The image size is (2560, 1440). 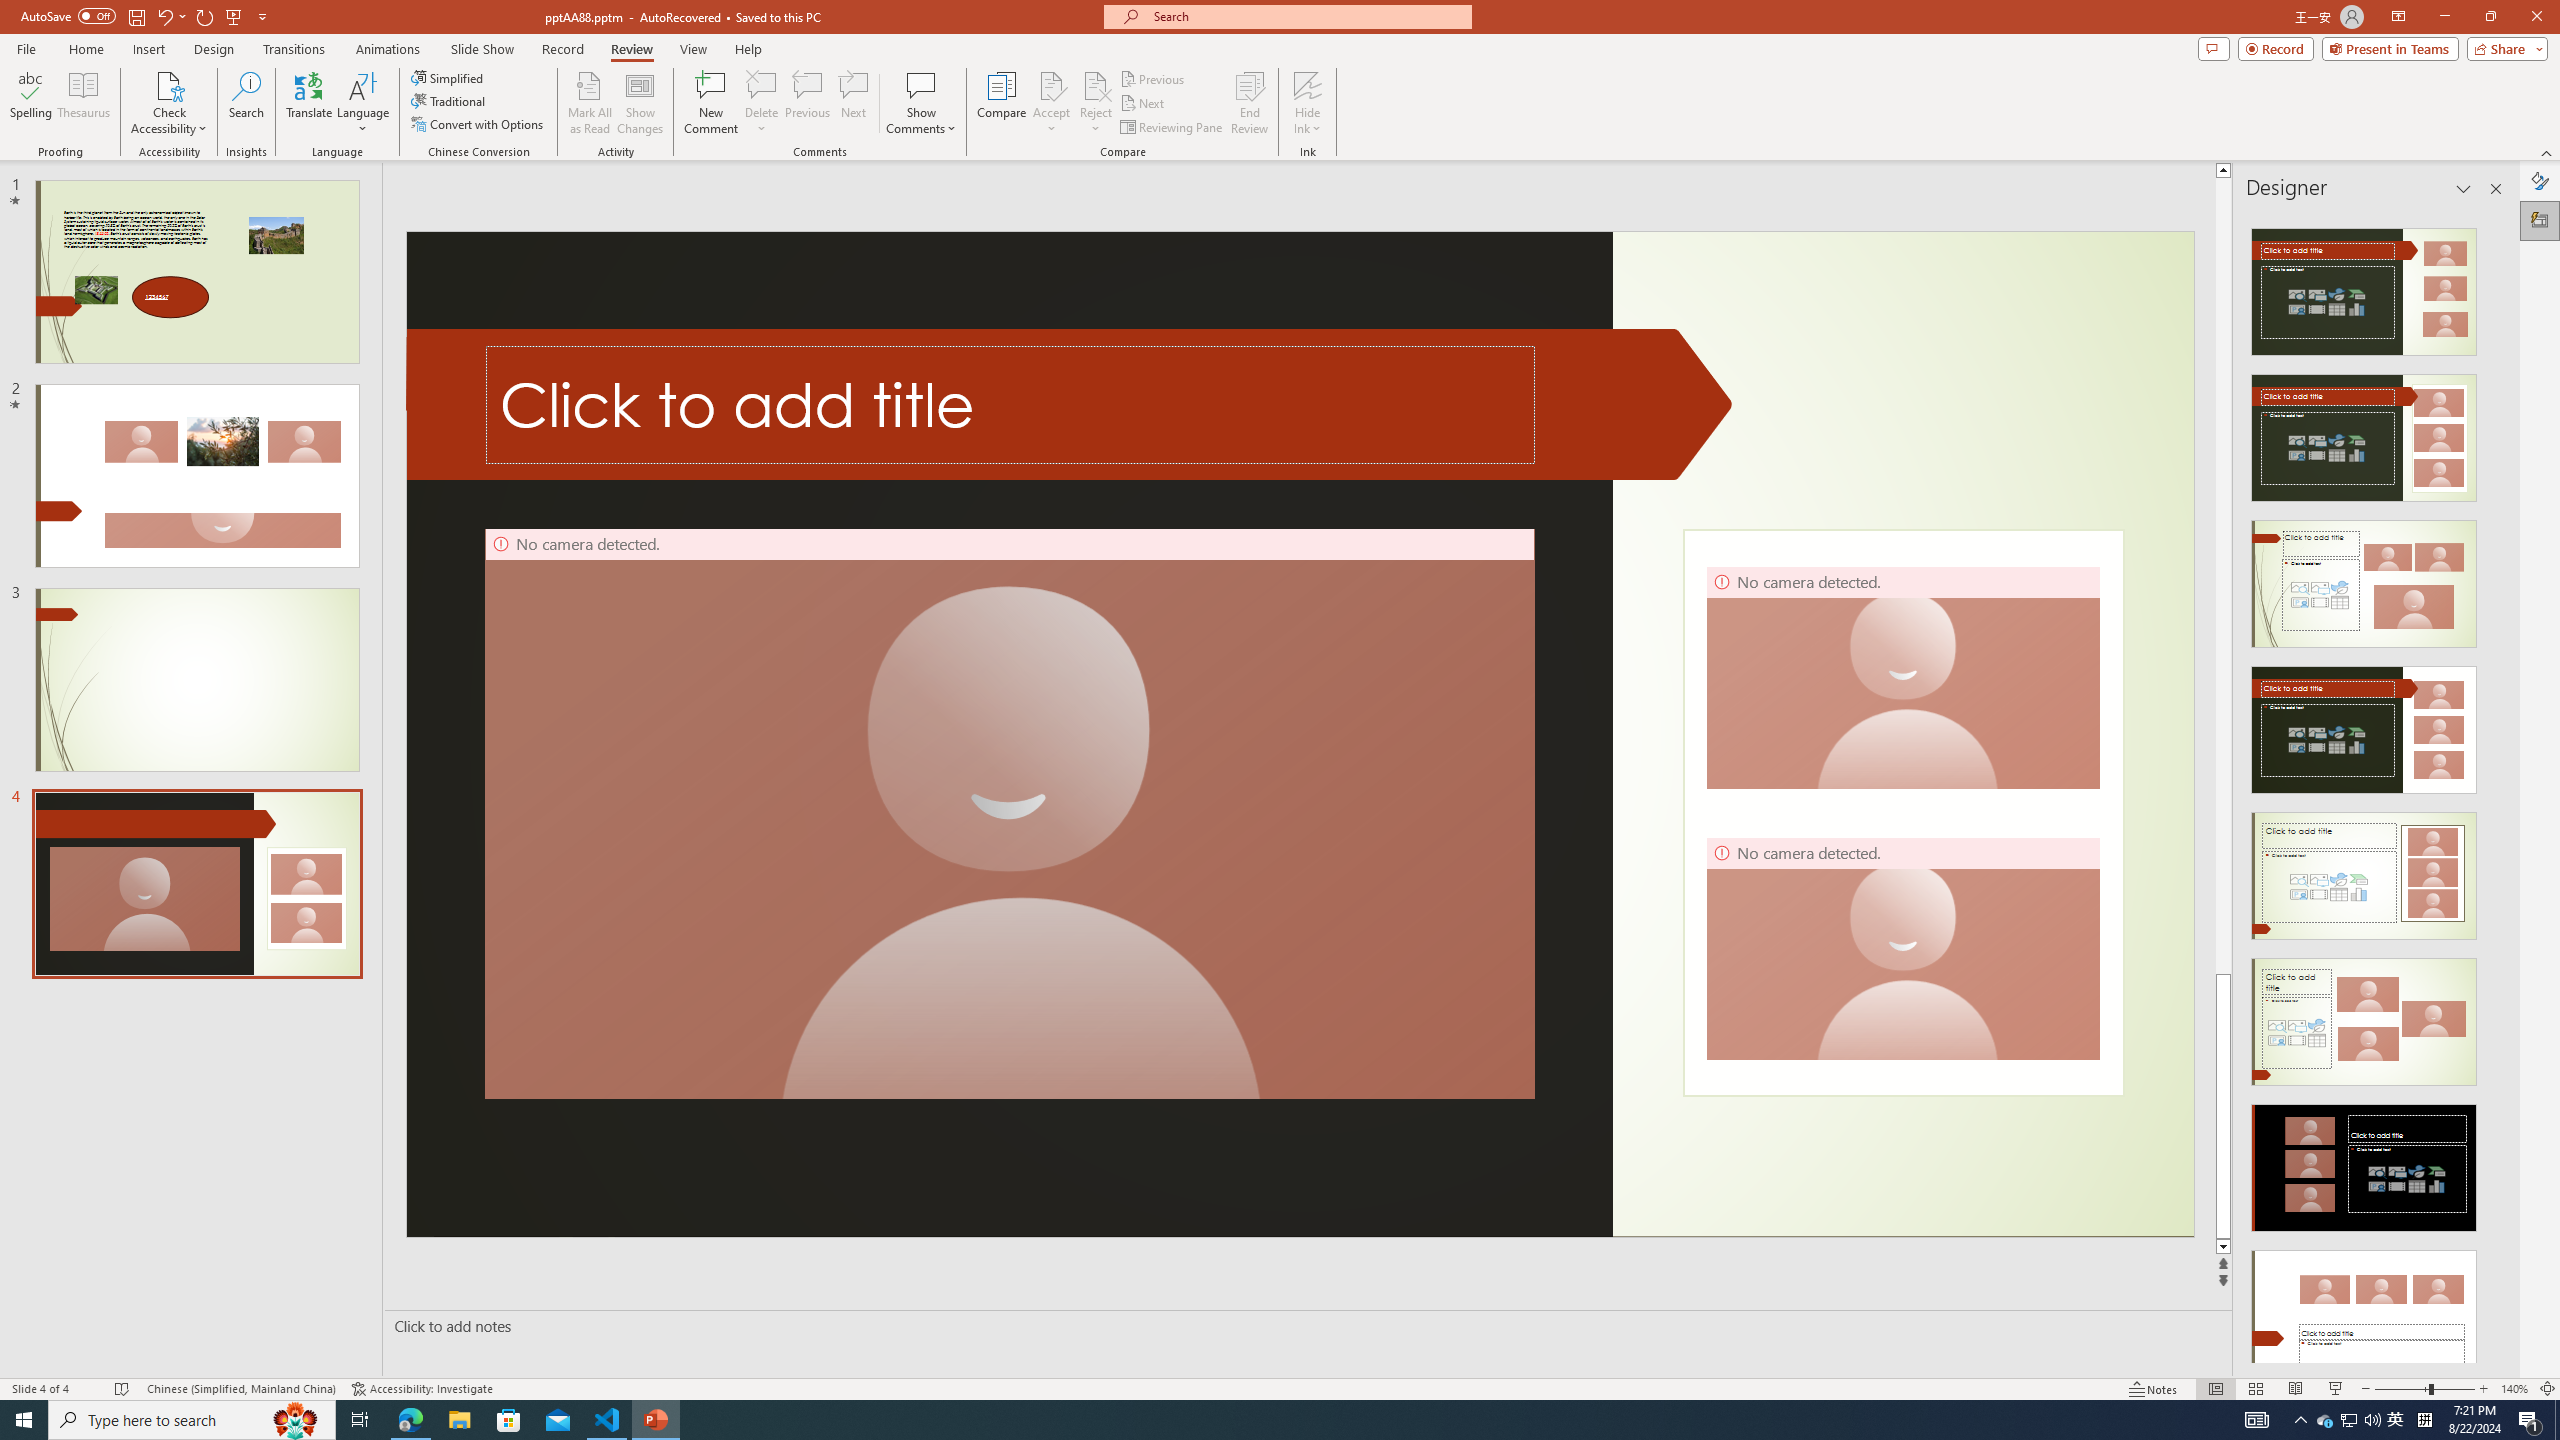 What do you see at coordinates (921, 84) in the screenshot?
I see `'Show Comments'` at bounding box center [921, 84].